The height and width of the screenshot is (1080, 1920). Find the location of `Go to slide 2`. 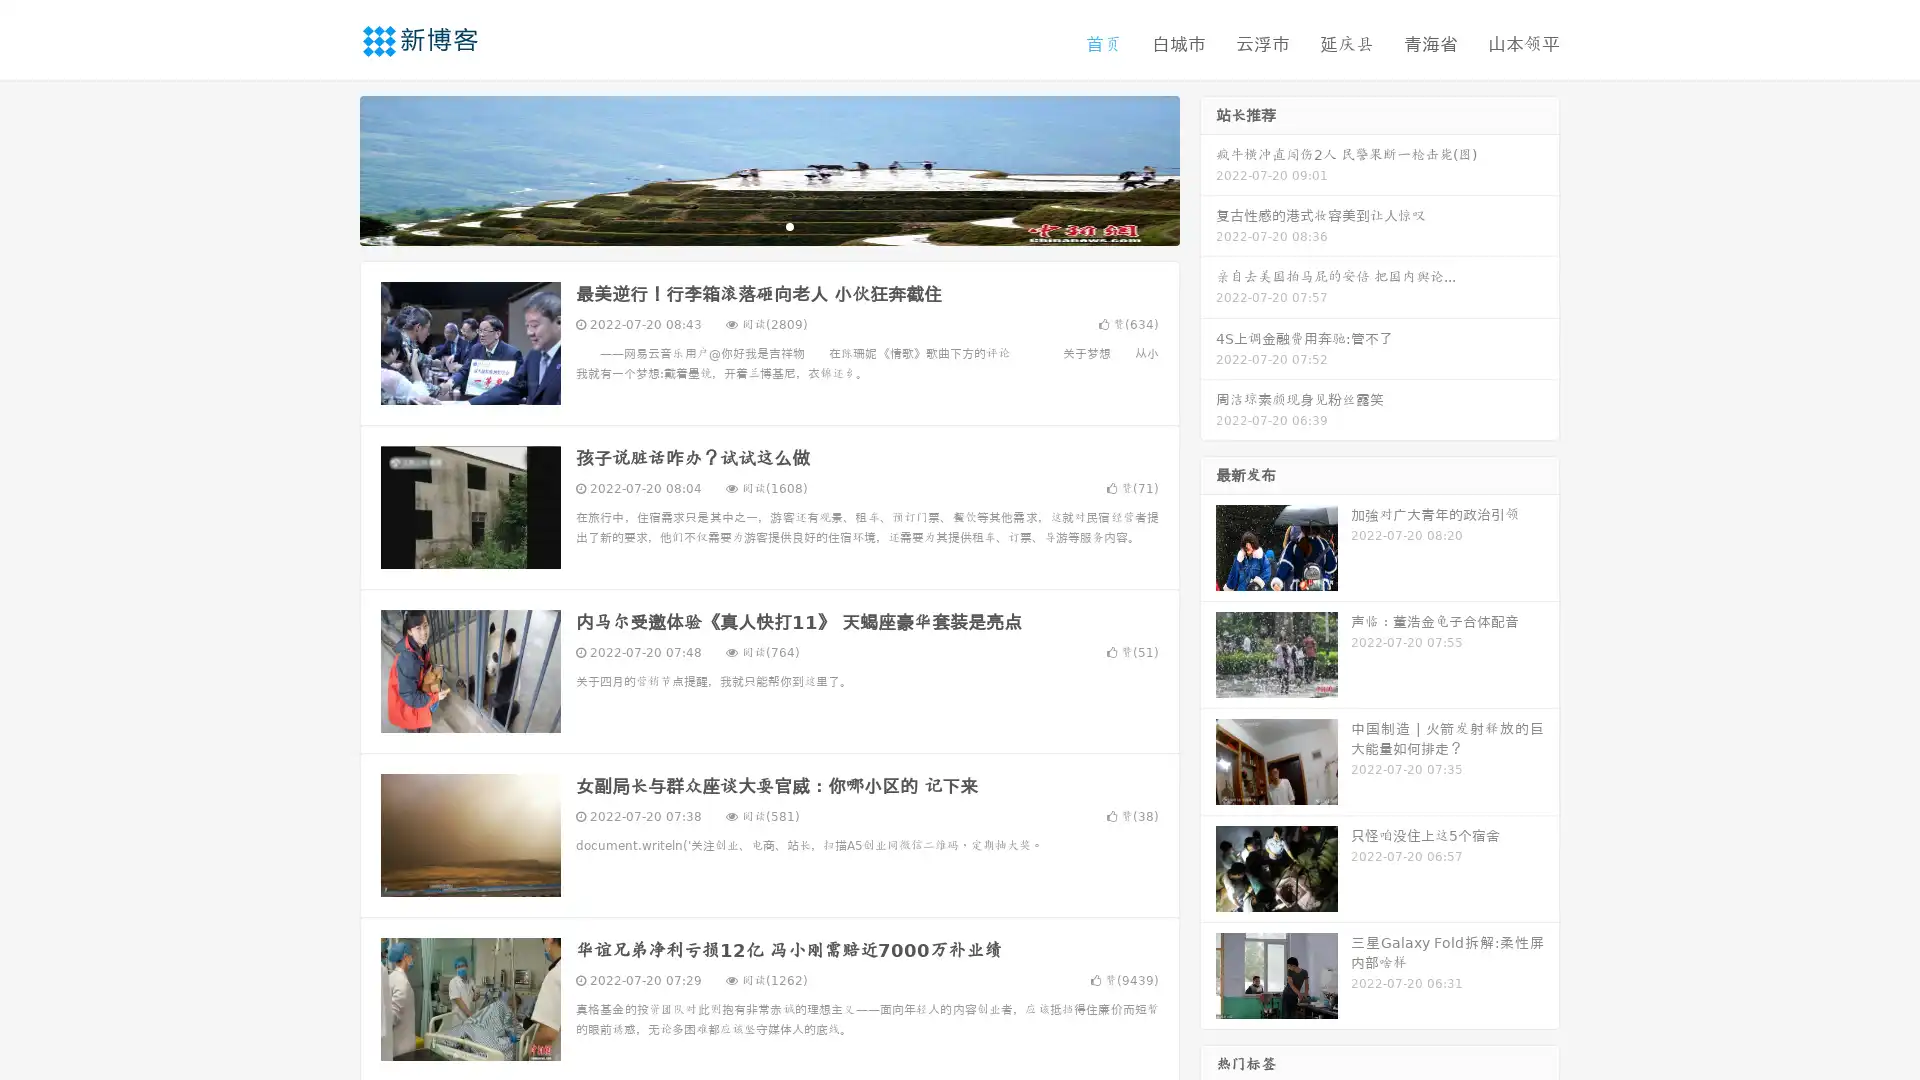

Go to slide 2 is located at coordinates (768, 225).